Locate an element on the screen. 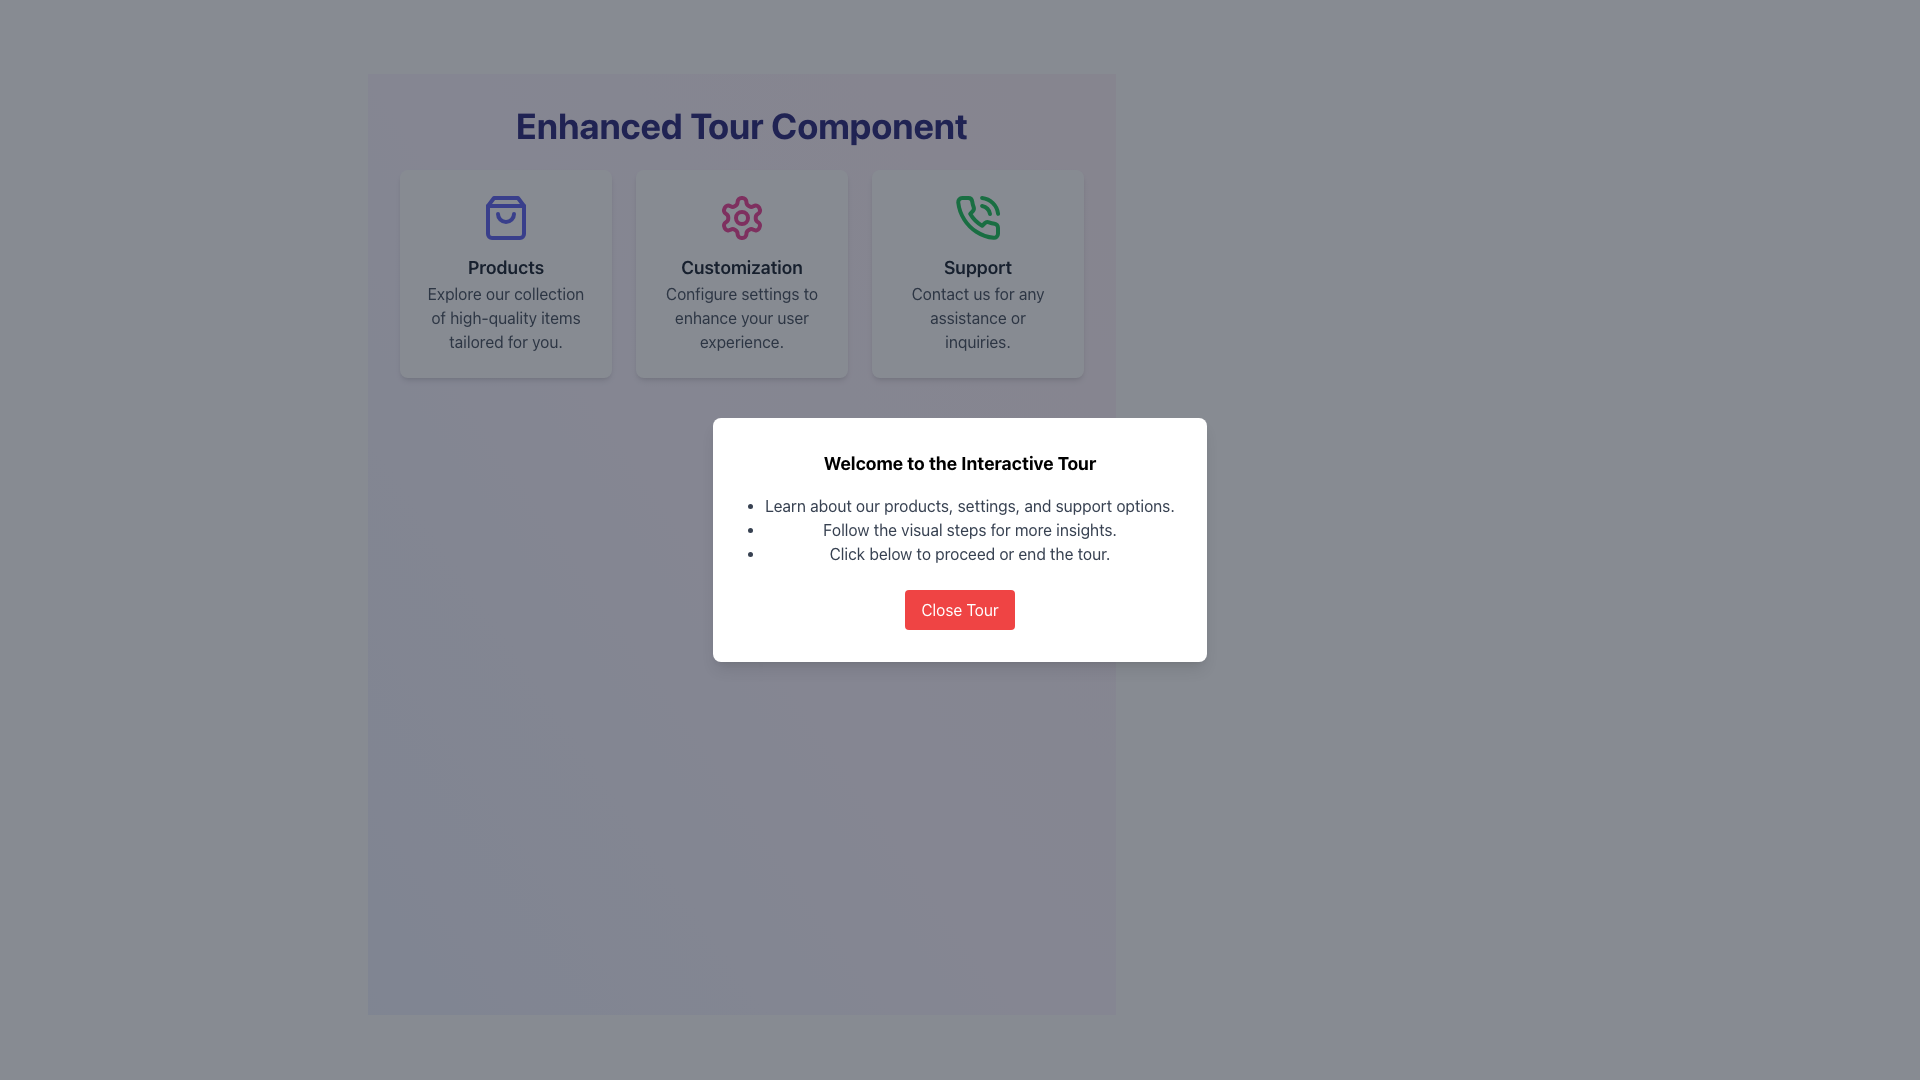 This screenshot has height=1080, width=1920. the shopping bag icon element, which is part of the 'Products' card and features minimalistic line art styling in an indigo accent color is located at coordinates (505, 218).